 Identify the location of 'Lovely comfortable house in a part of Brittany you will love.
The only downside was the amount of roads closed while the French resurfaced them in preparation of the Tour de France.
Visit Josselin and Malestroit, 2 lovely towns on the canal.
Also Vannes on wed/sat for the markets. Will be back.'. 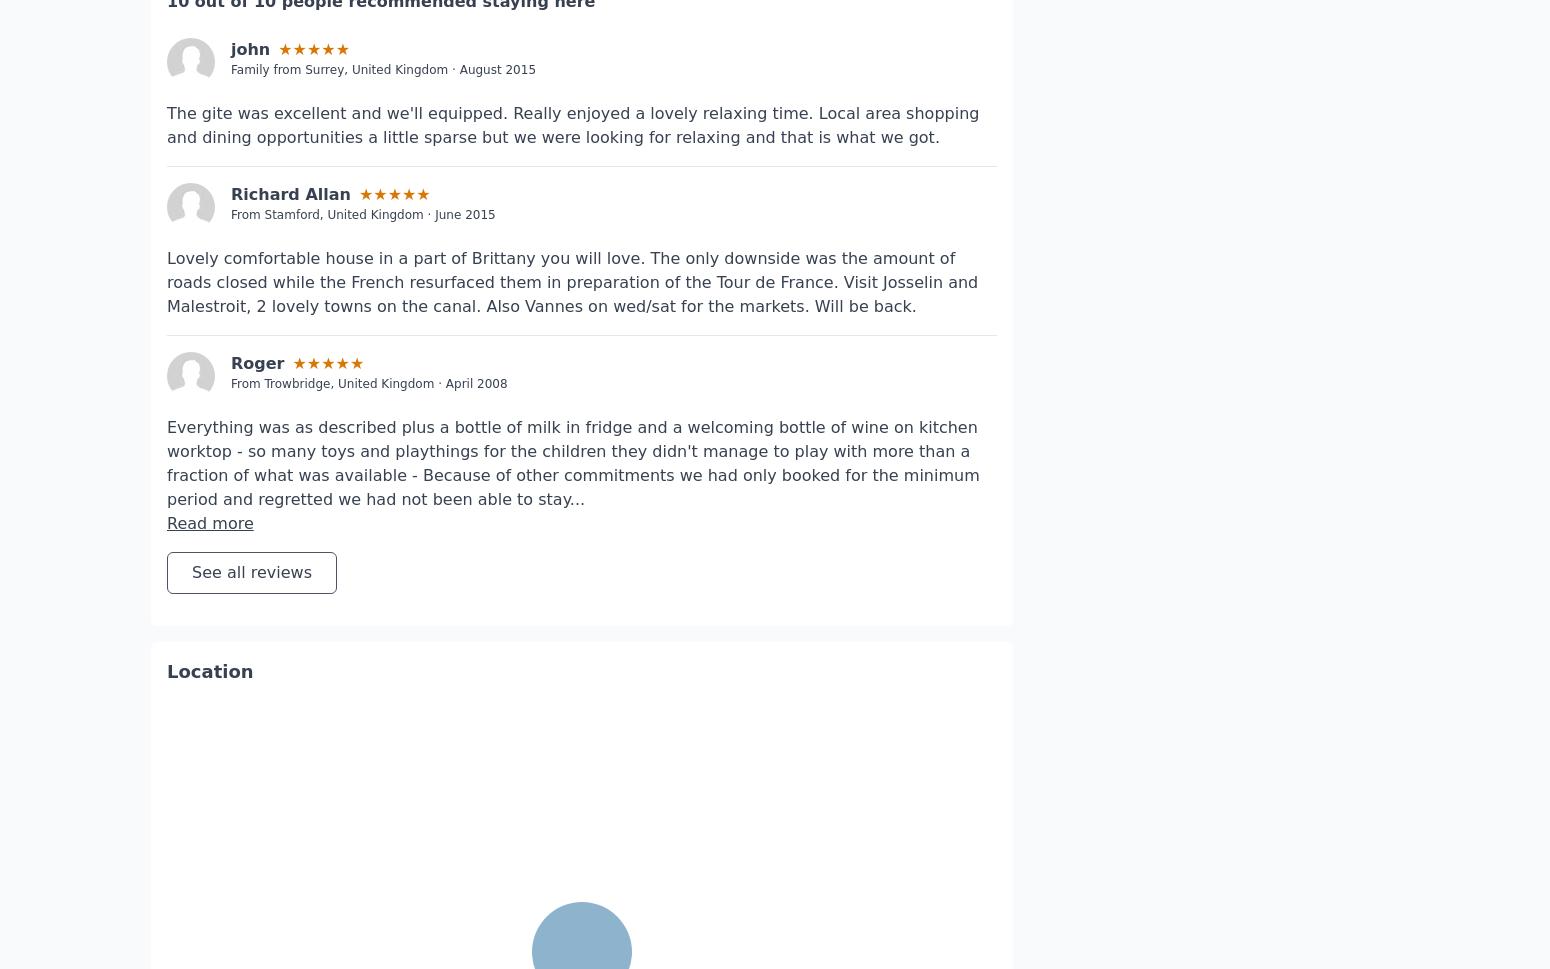
(165, 221).